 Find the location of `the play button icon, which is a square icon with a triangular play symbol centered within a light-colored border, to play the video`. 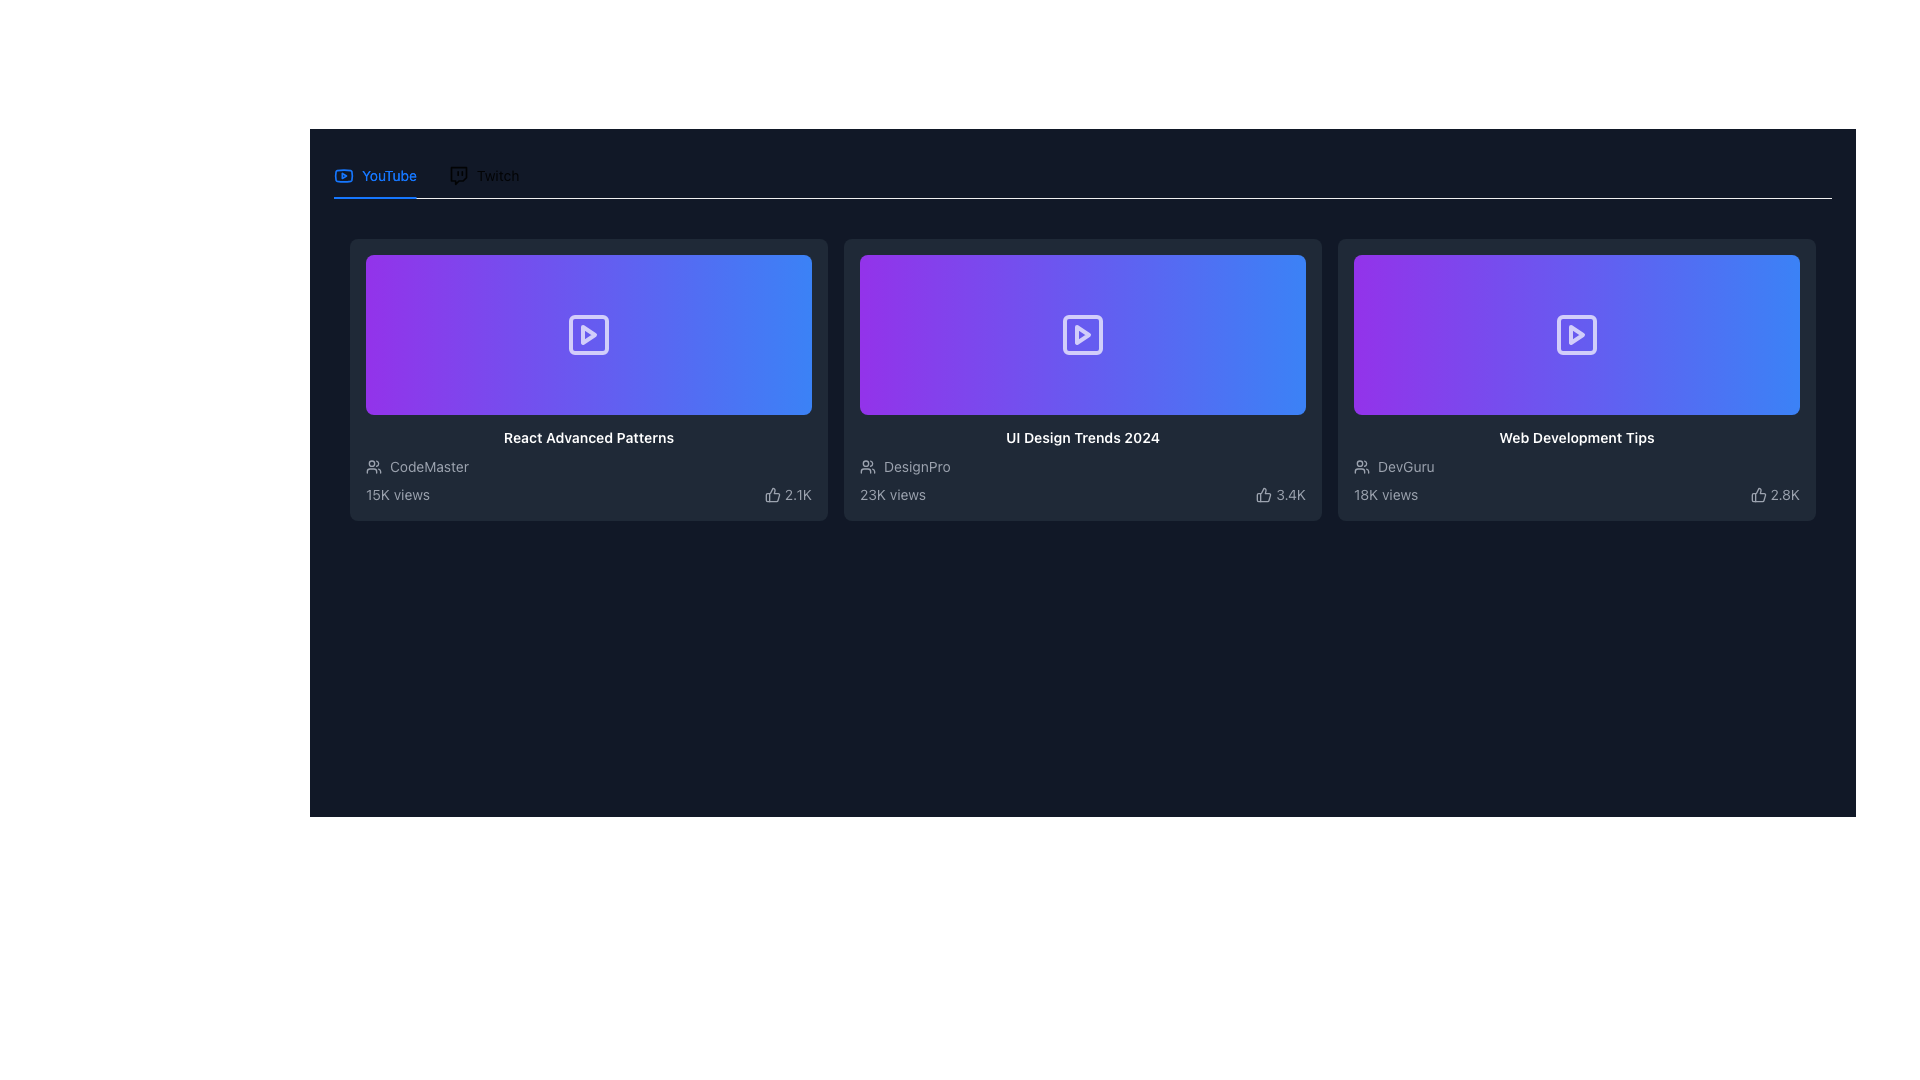

the play button icon, which is a square icon with a triangular play symbol centered within a light-colored border, to play the video is located at coordinates (588, 334).